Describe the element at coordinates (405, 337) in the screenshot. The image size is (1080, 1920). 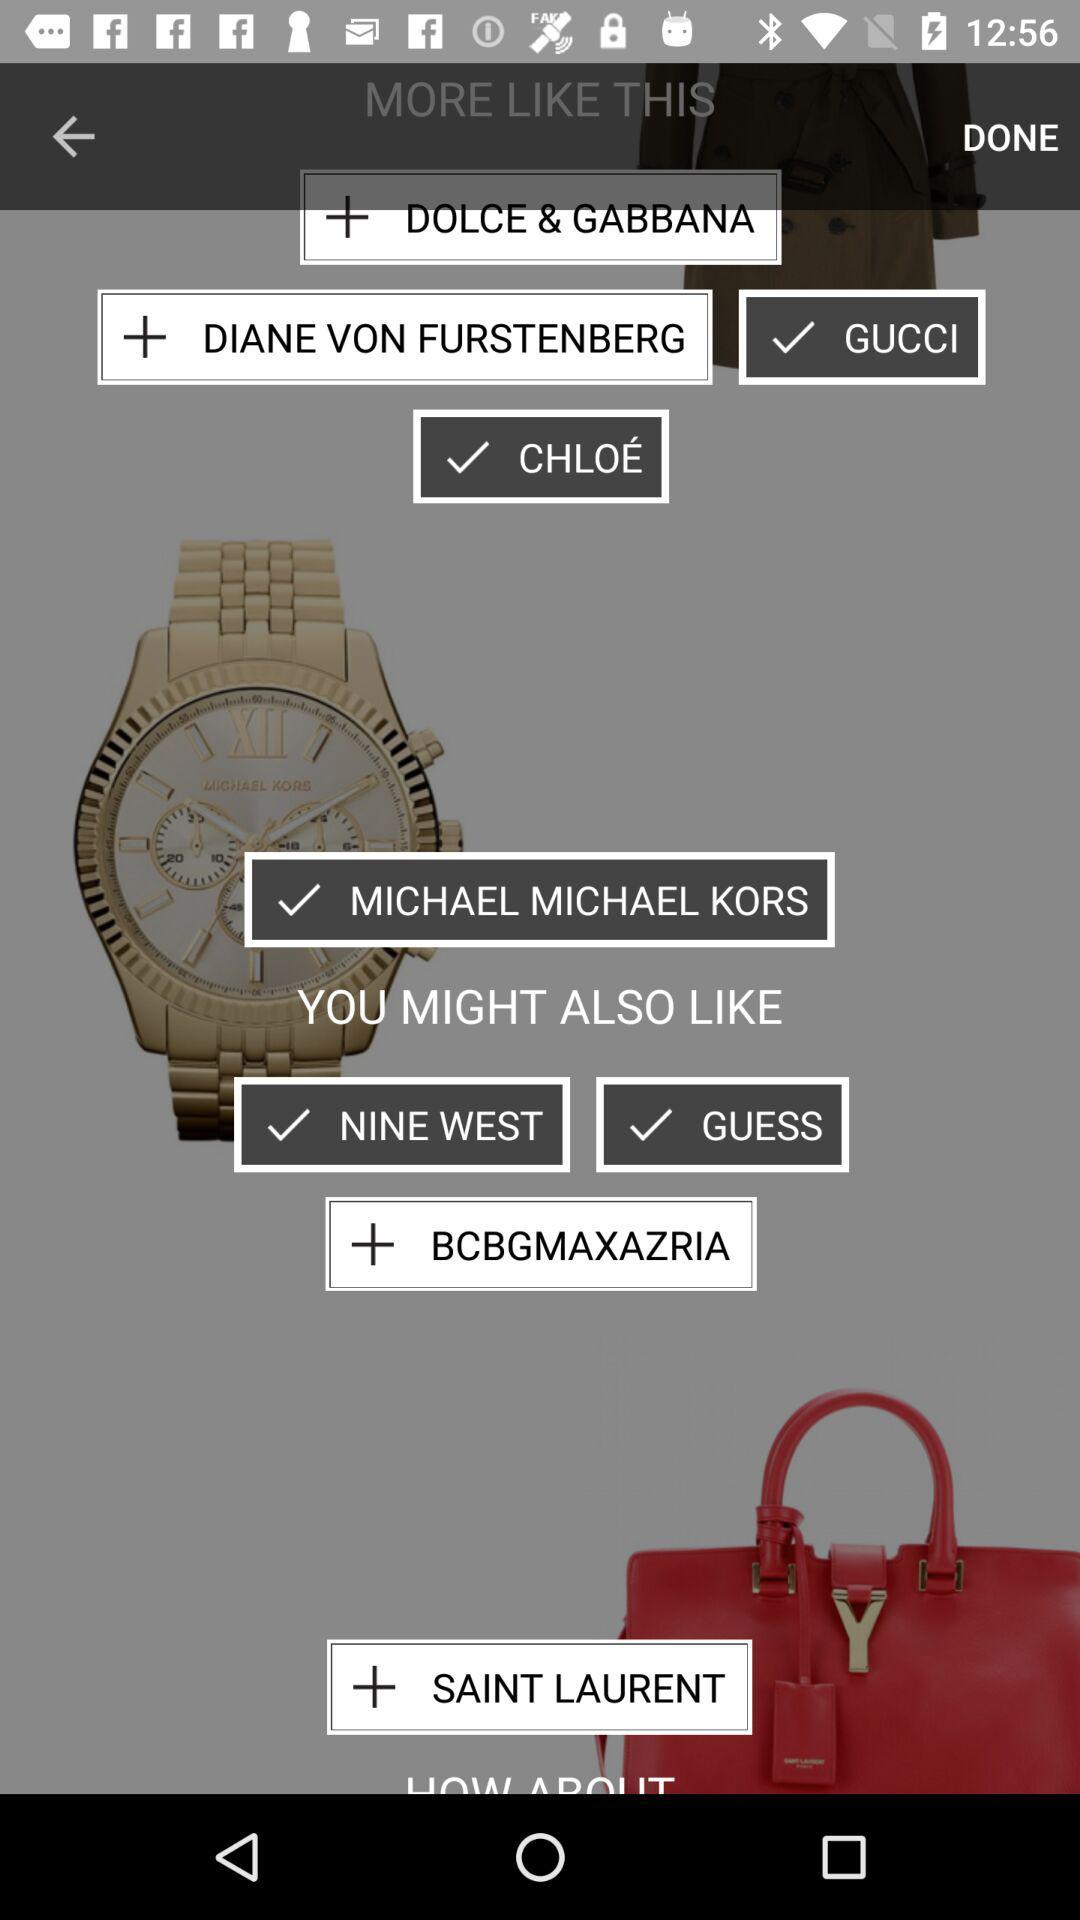
I see `diane von furstenberg` at that location.